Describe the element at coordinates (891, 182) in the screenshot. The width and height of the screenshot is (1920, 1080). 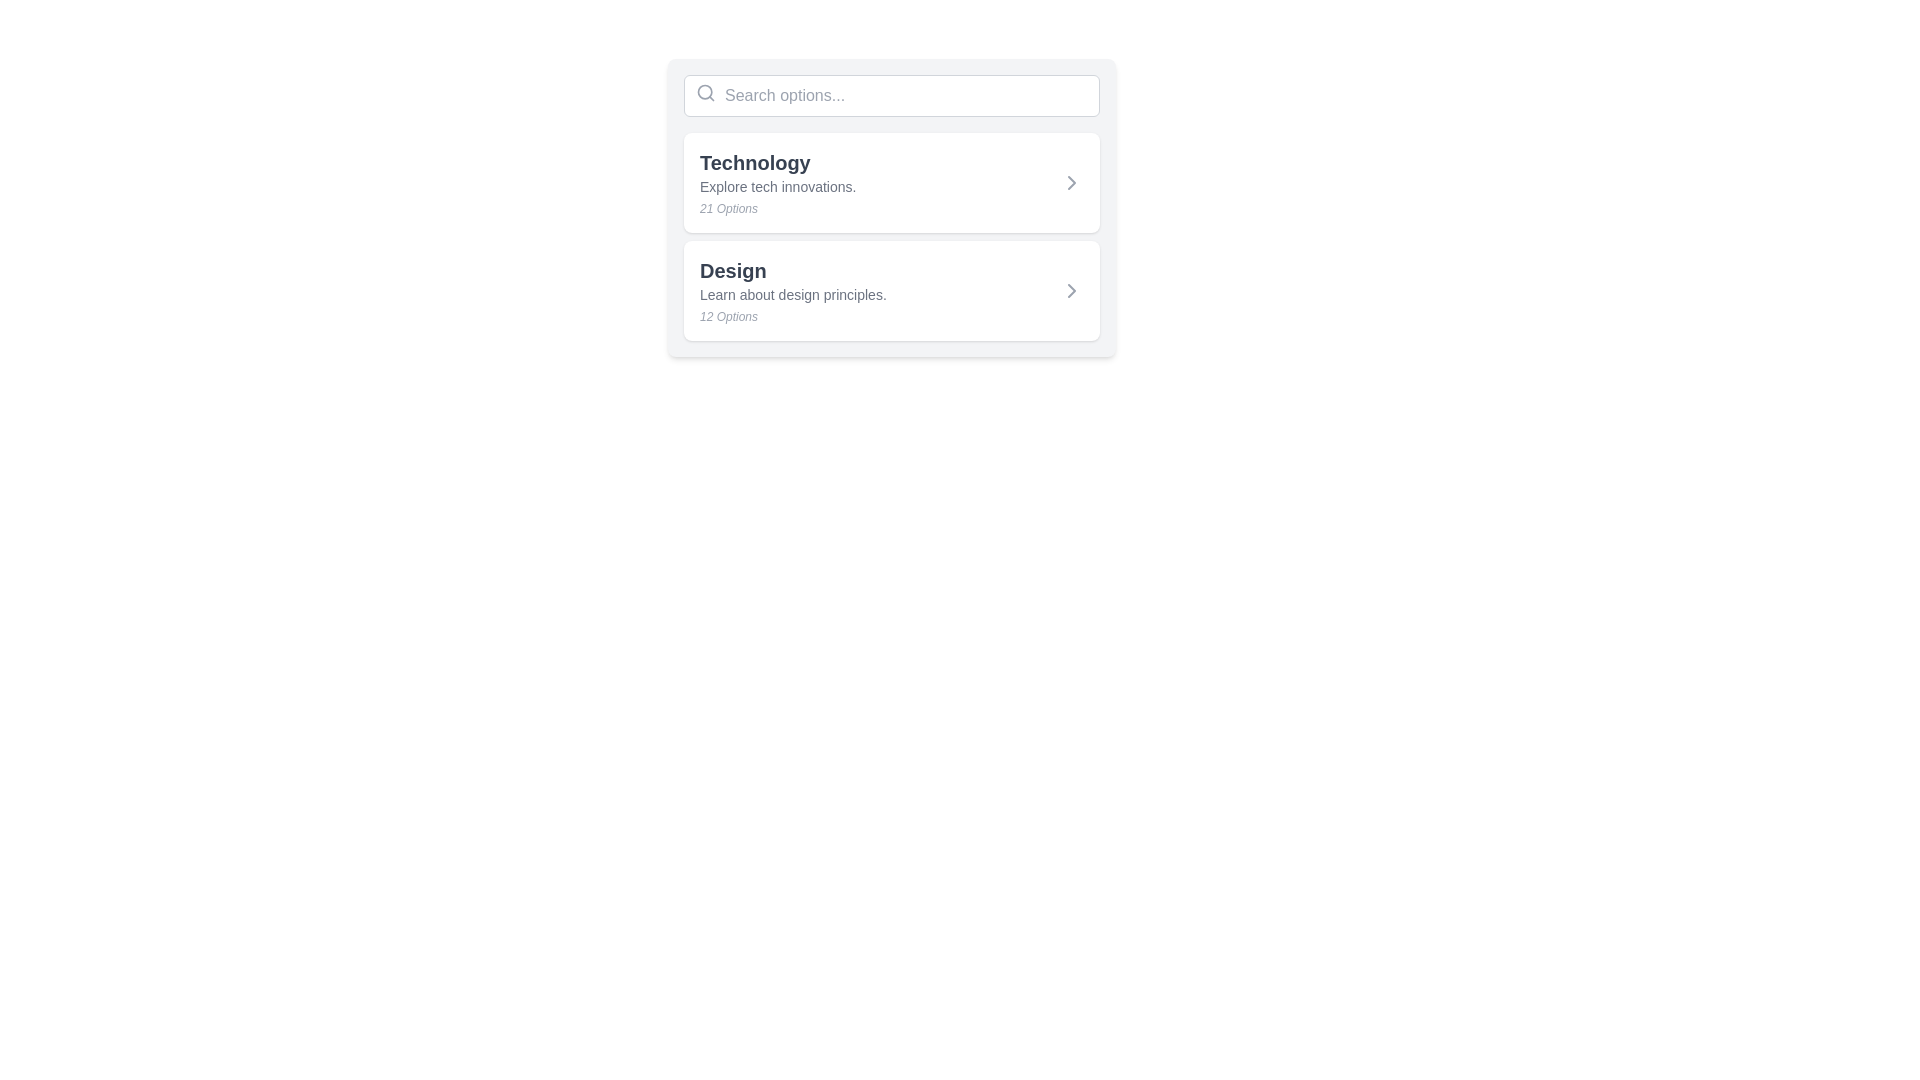
I see `the first Interactive List Item in the card-like structure` at that location.